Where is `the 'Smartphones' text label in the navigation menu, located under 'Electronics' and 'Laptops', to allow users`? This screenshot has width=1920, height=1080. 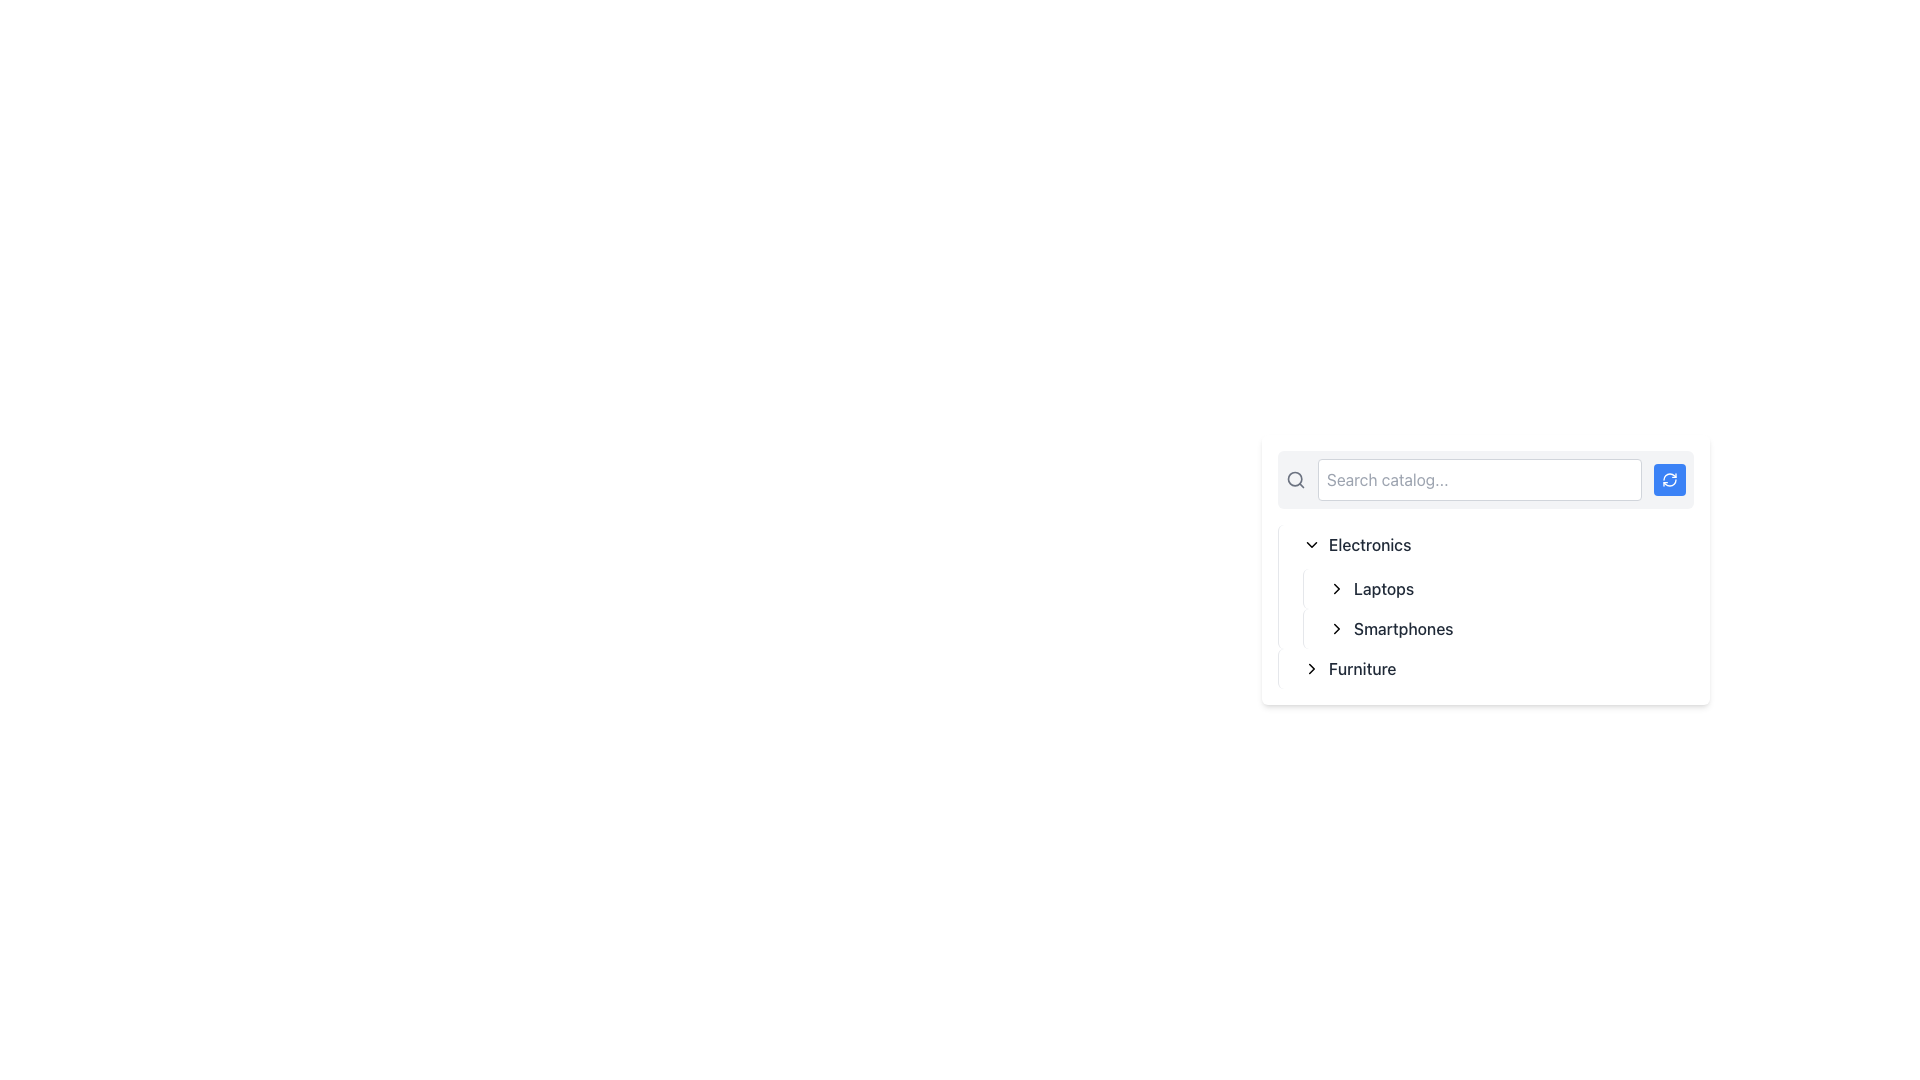 the 'Smartphones' text label in the navigation menu, located under 'Electronics' and 'Laptops', to allow users is located at coordinates (1402, 627).